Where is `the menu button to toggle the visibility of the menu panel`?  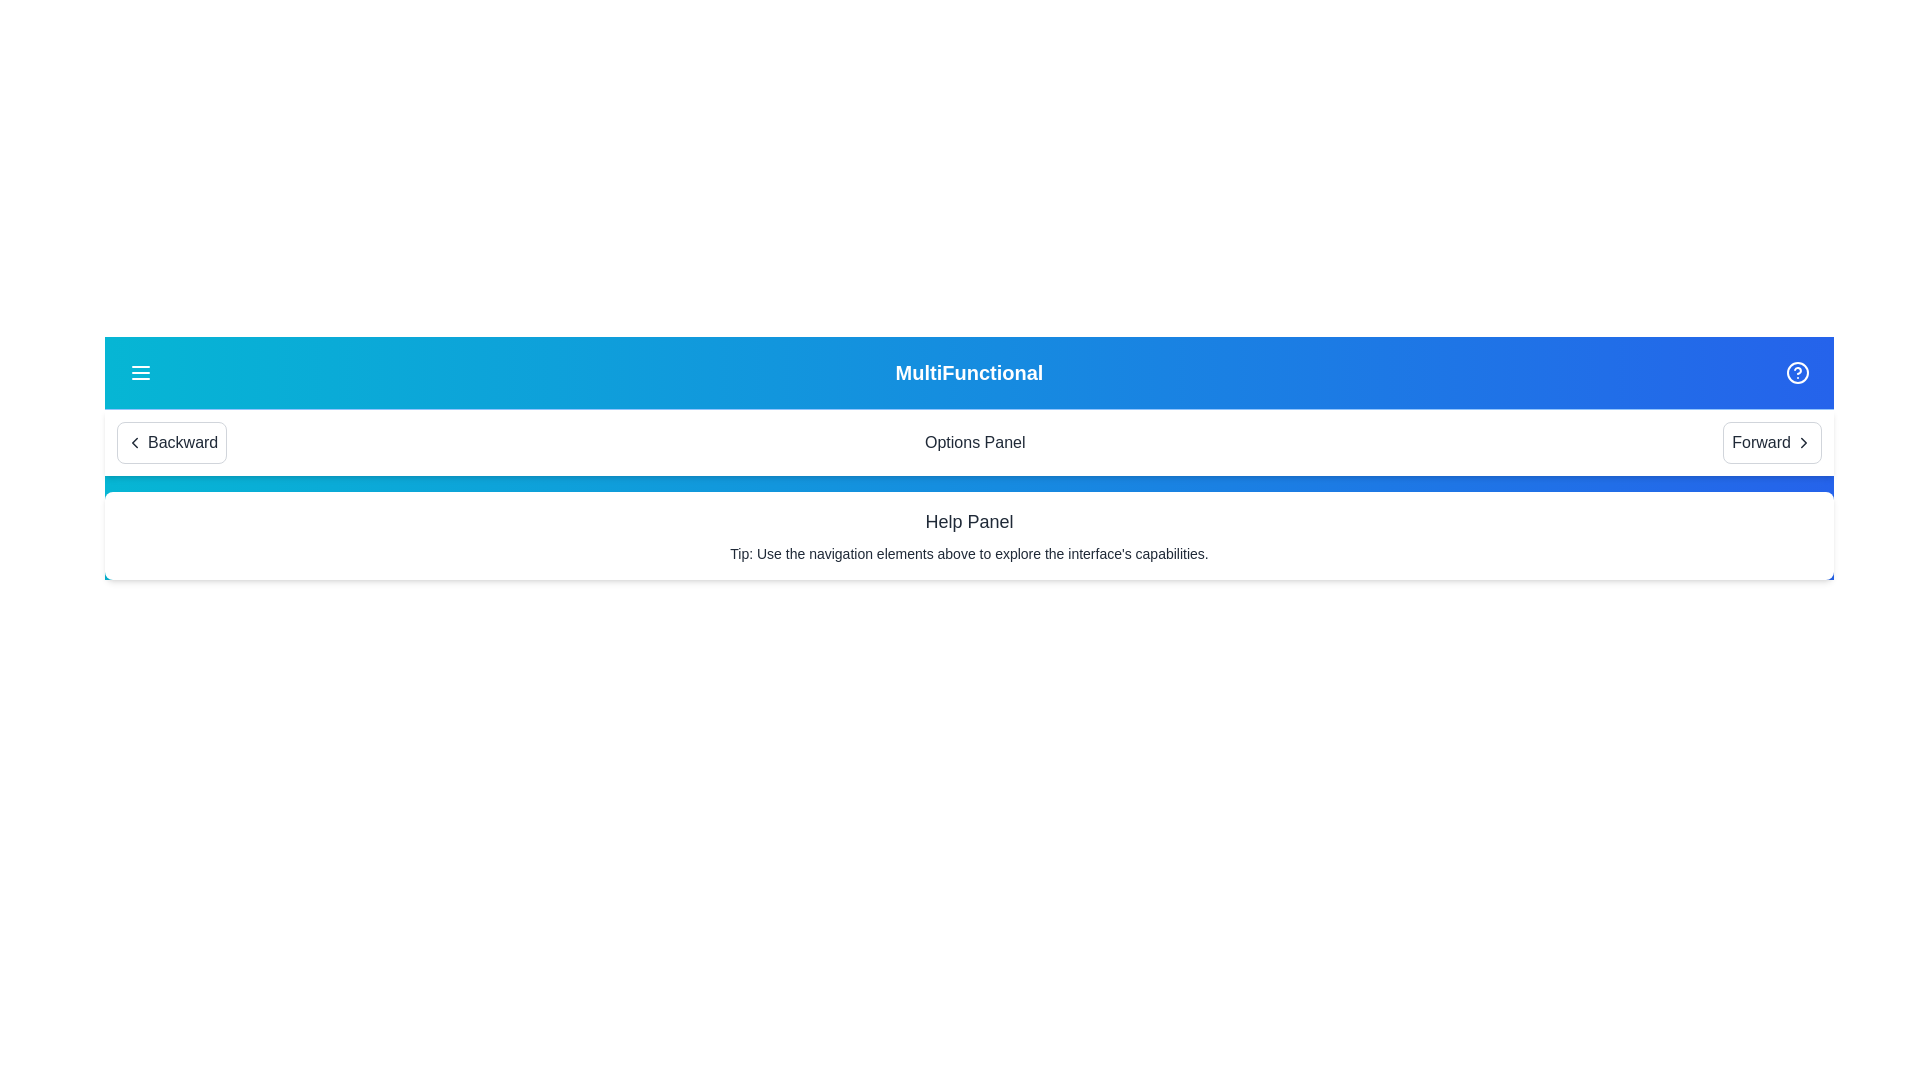 the menu button to toggle the visibility of the menu panel is located at coordinates (139, 373).